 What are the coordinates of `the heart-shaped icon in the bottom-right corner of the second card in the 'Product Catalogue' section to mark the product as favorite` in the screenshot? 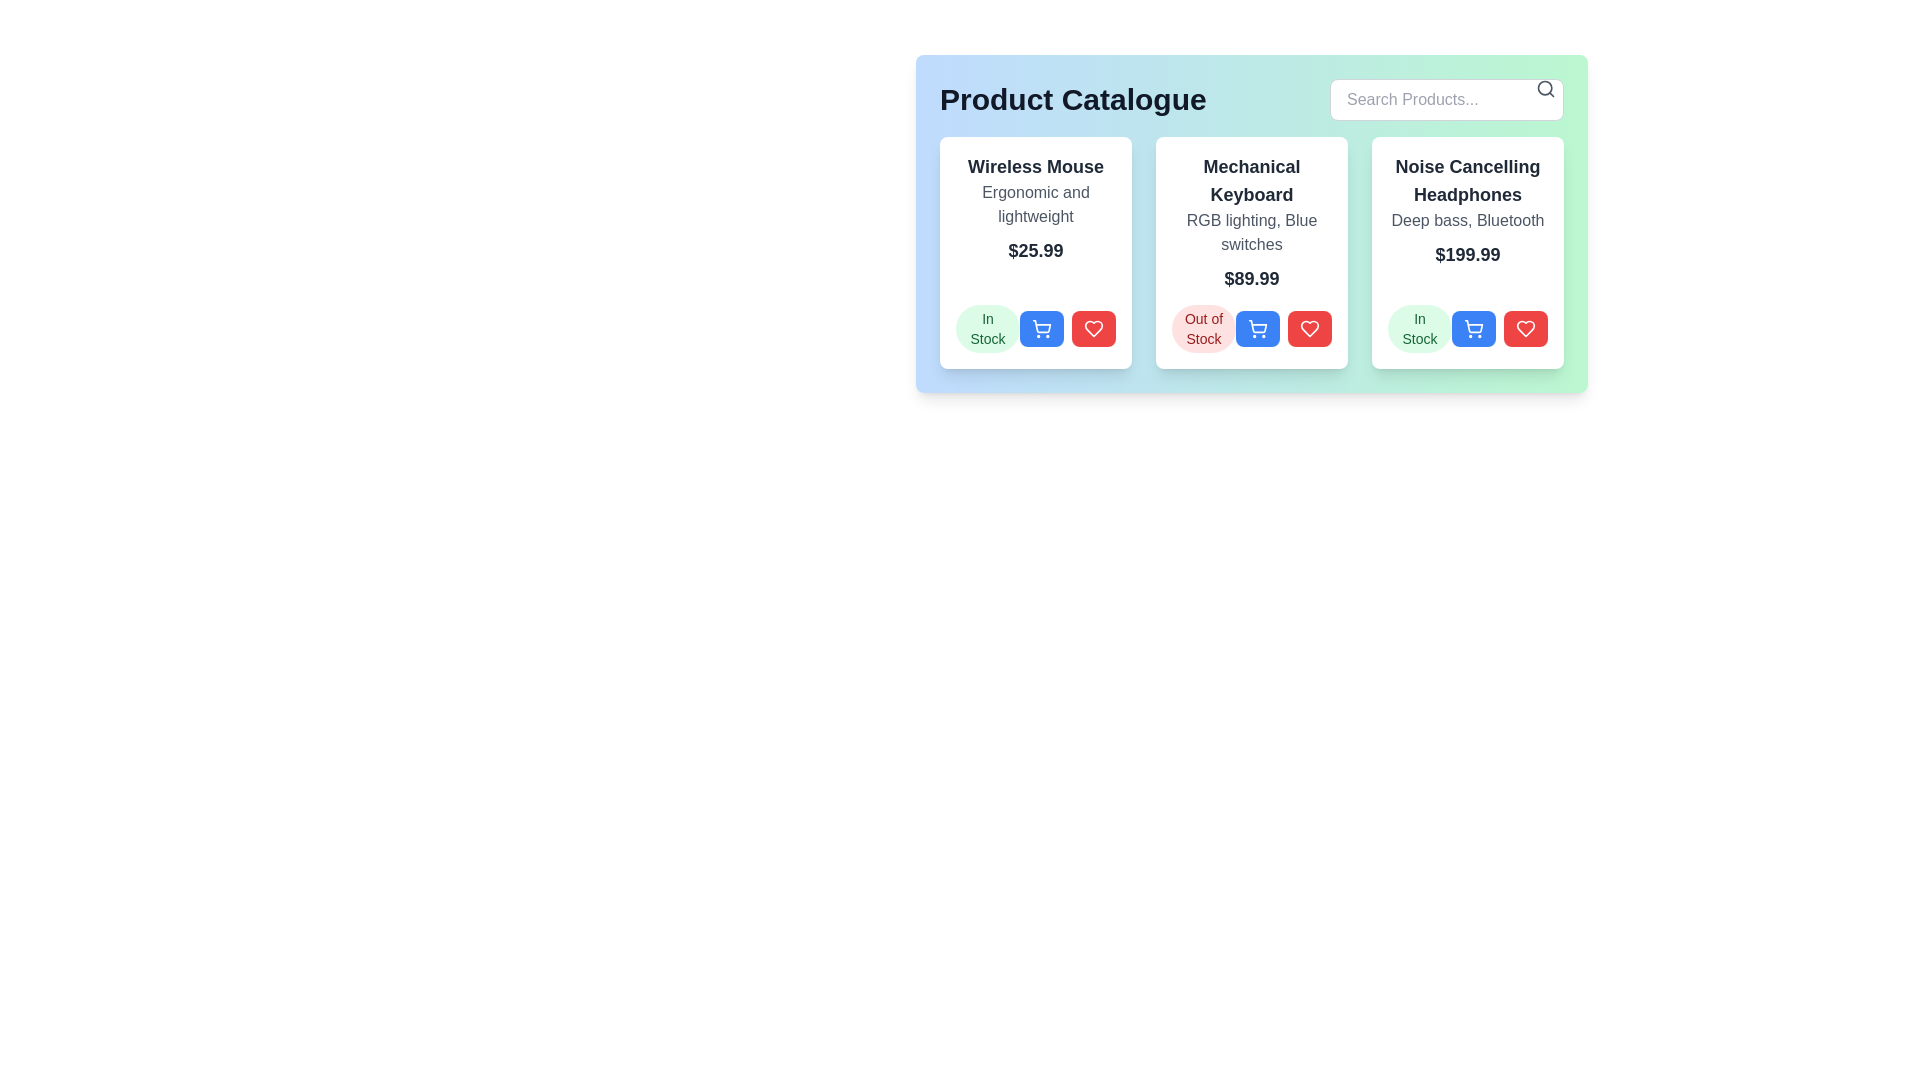 It's located at (1310, 327).